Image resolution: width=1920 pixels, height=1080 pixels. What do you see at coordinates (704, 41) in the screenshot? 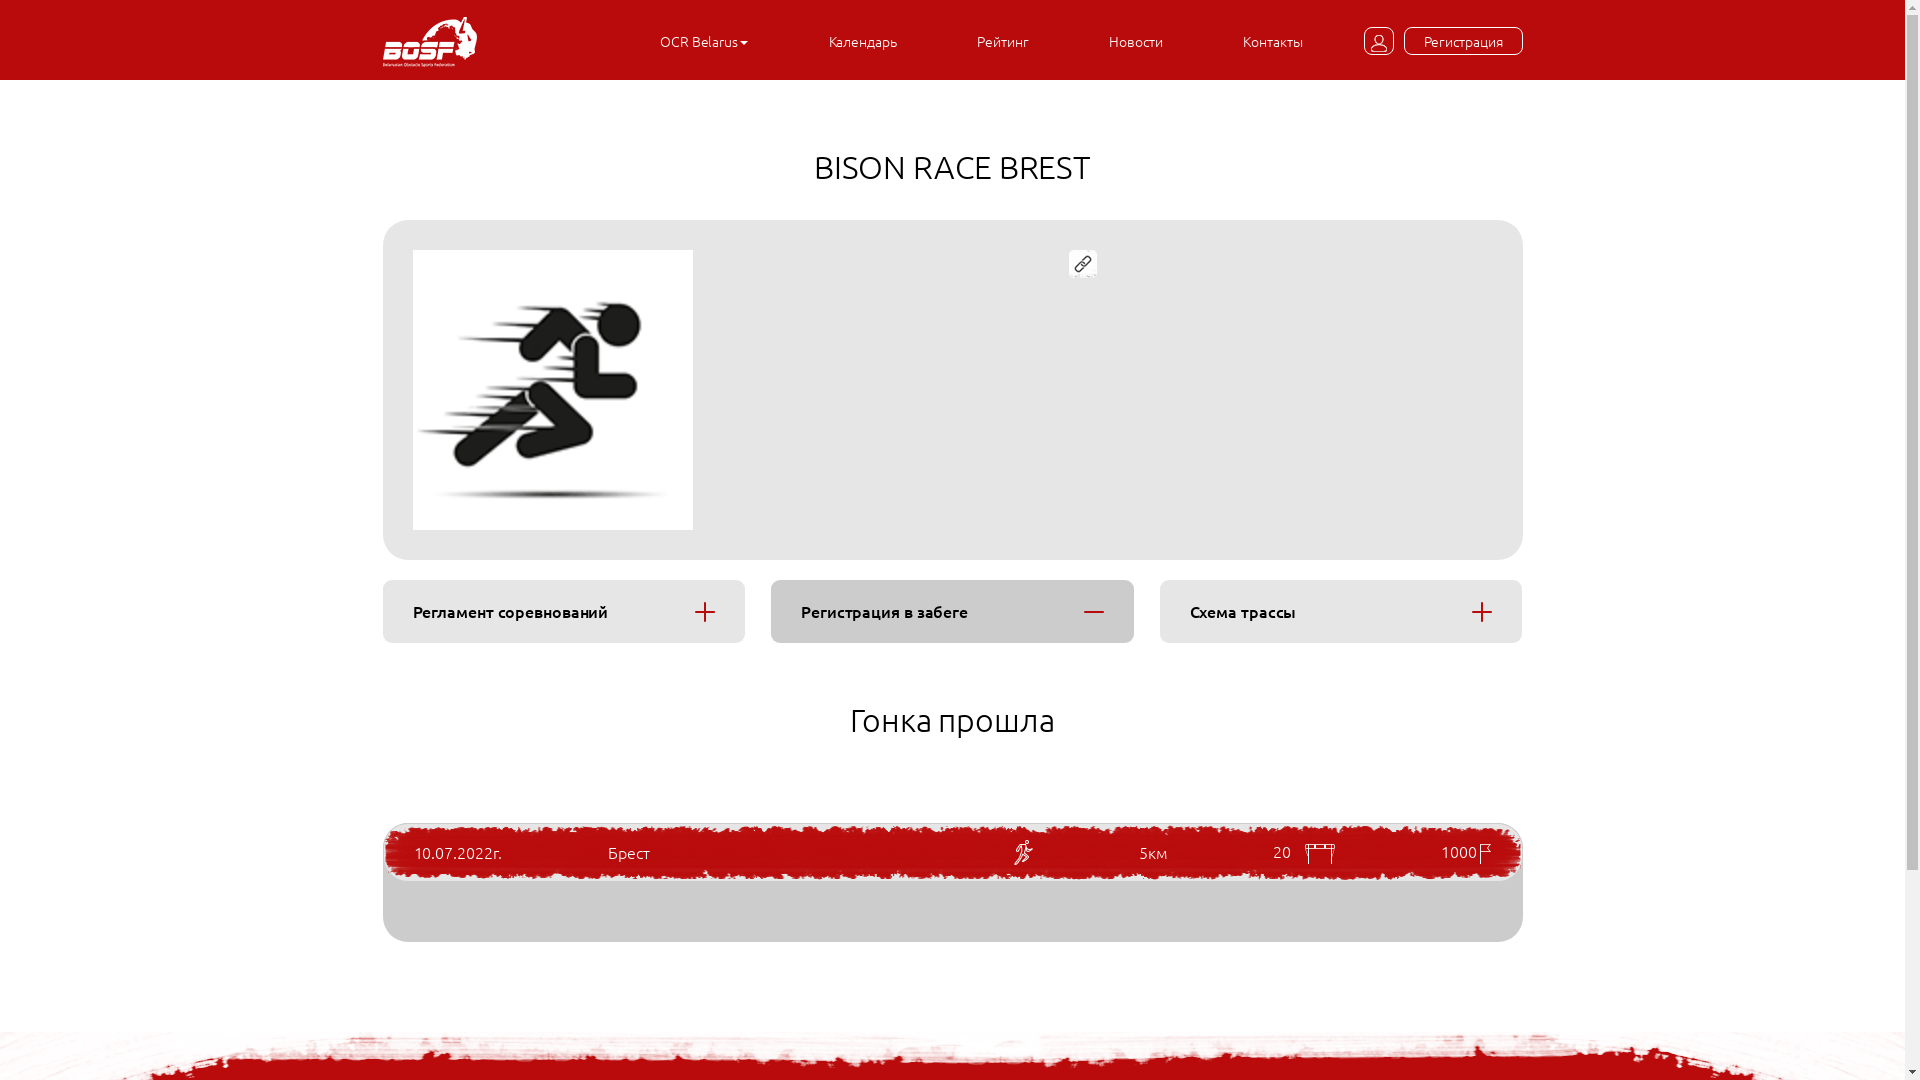
I see `'OCR Belarus'` at bounding box center [704, 41].